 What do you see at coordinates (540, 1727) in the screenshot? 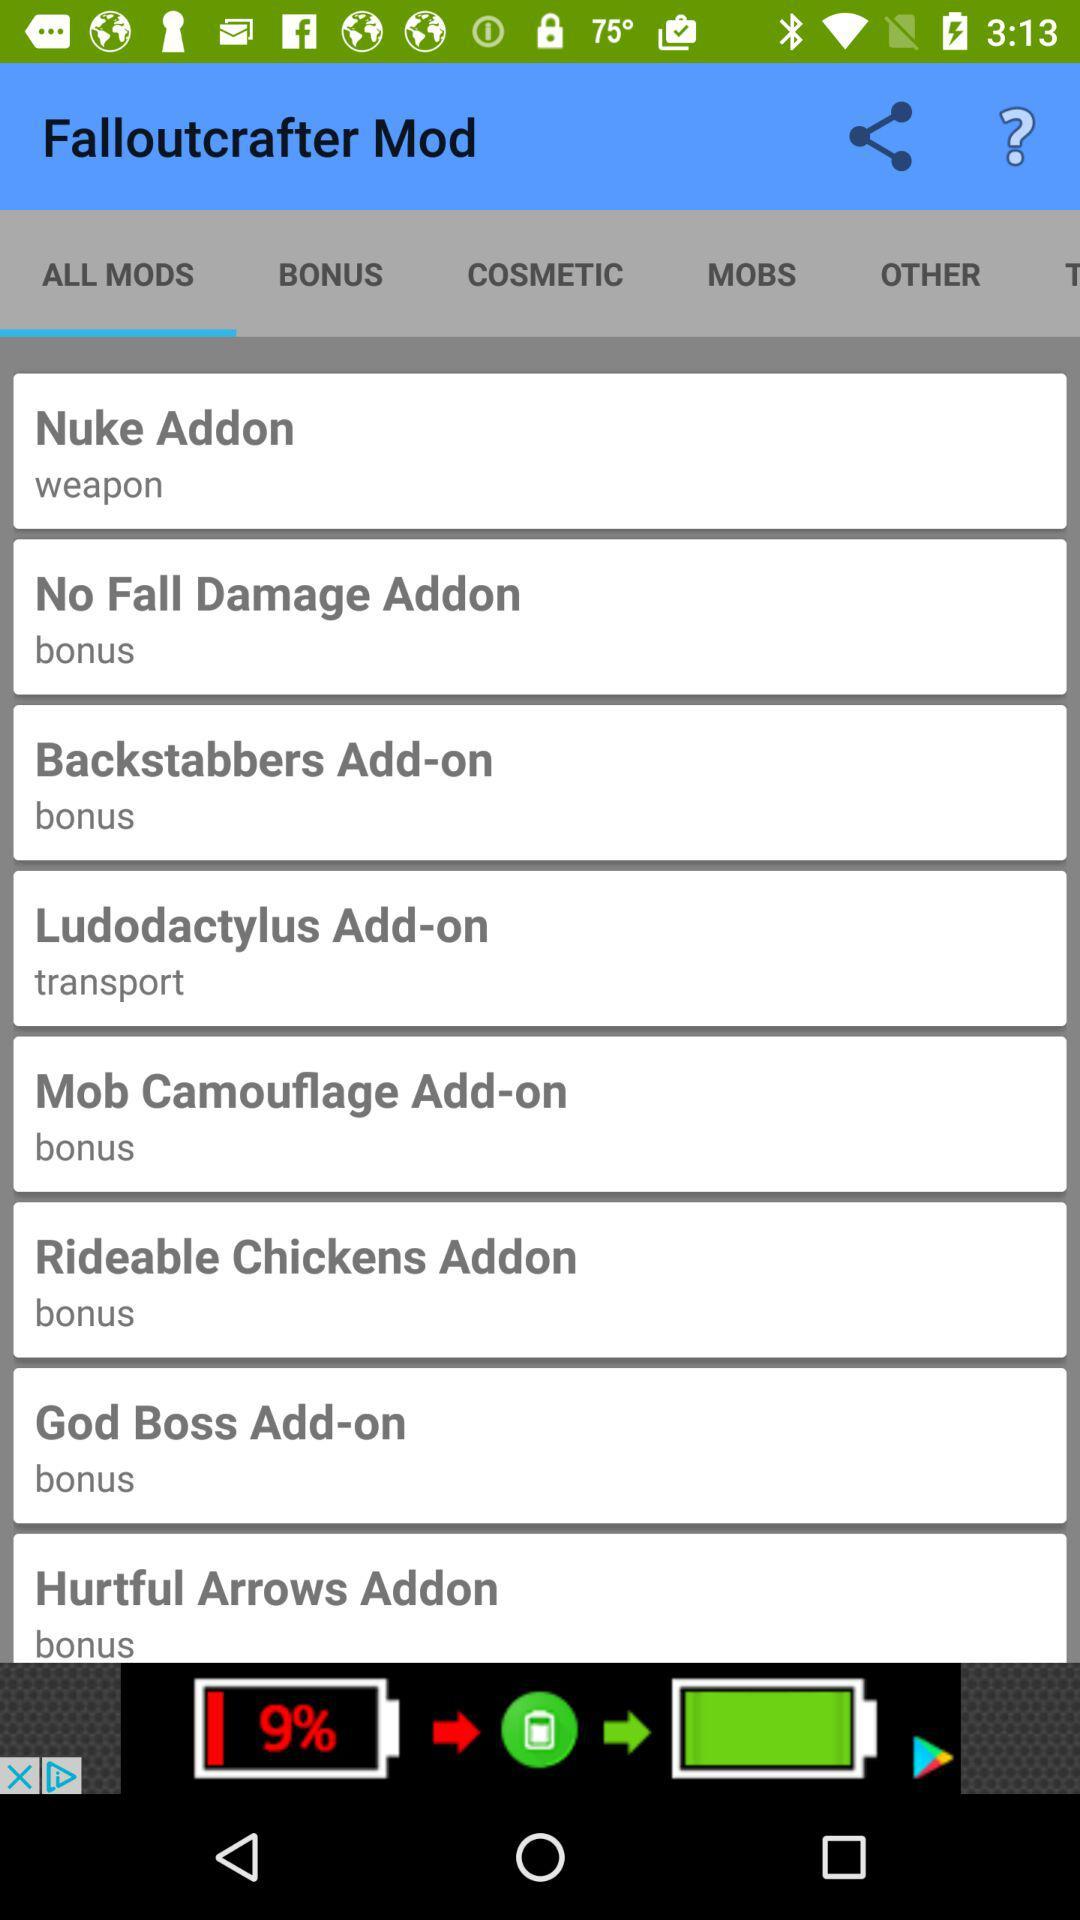
I see `advertisement for increase in battery power` at bounding box center [540, 1727].